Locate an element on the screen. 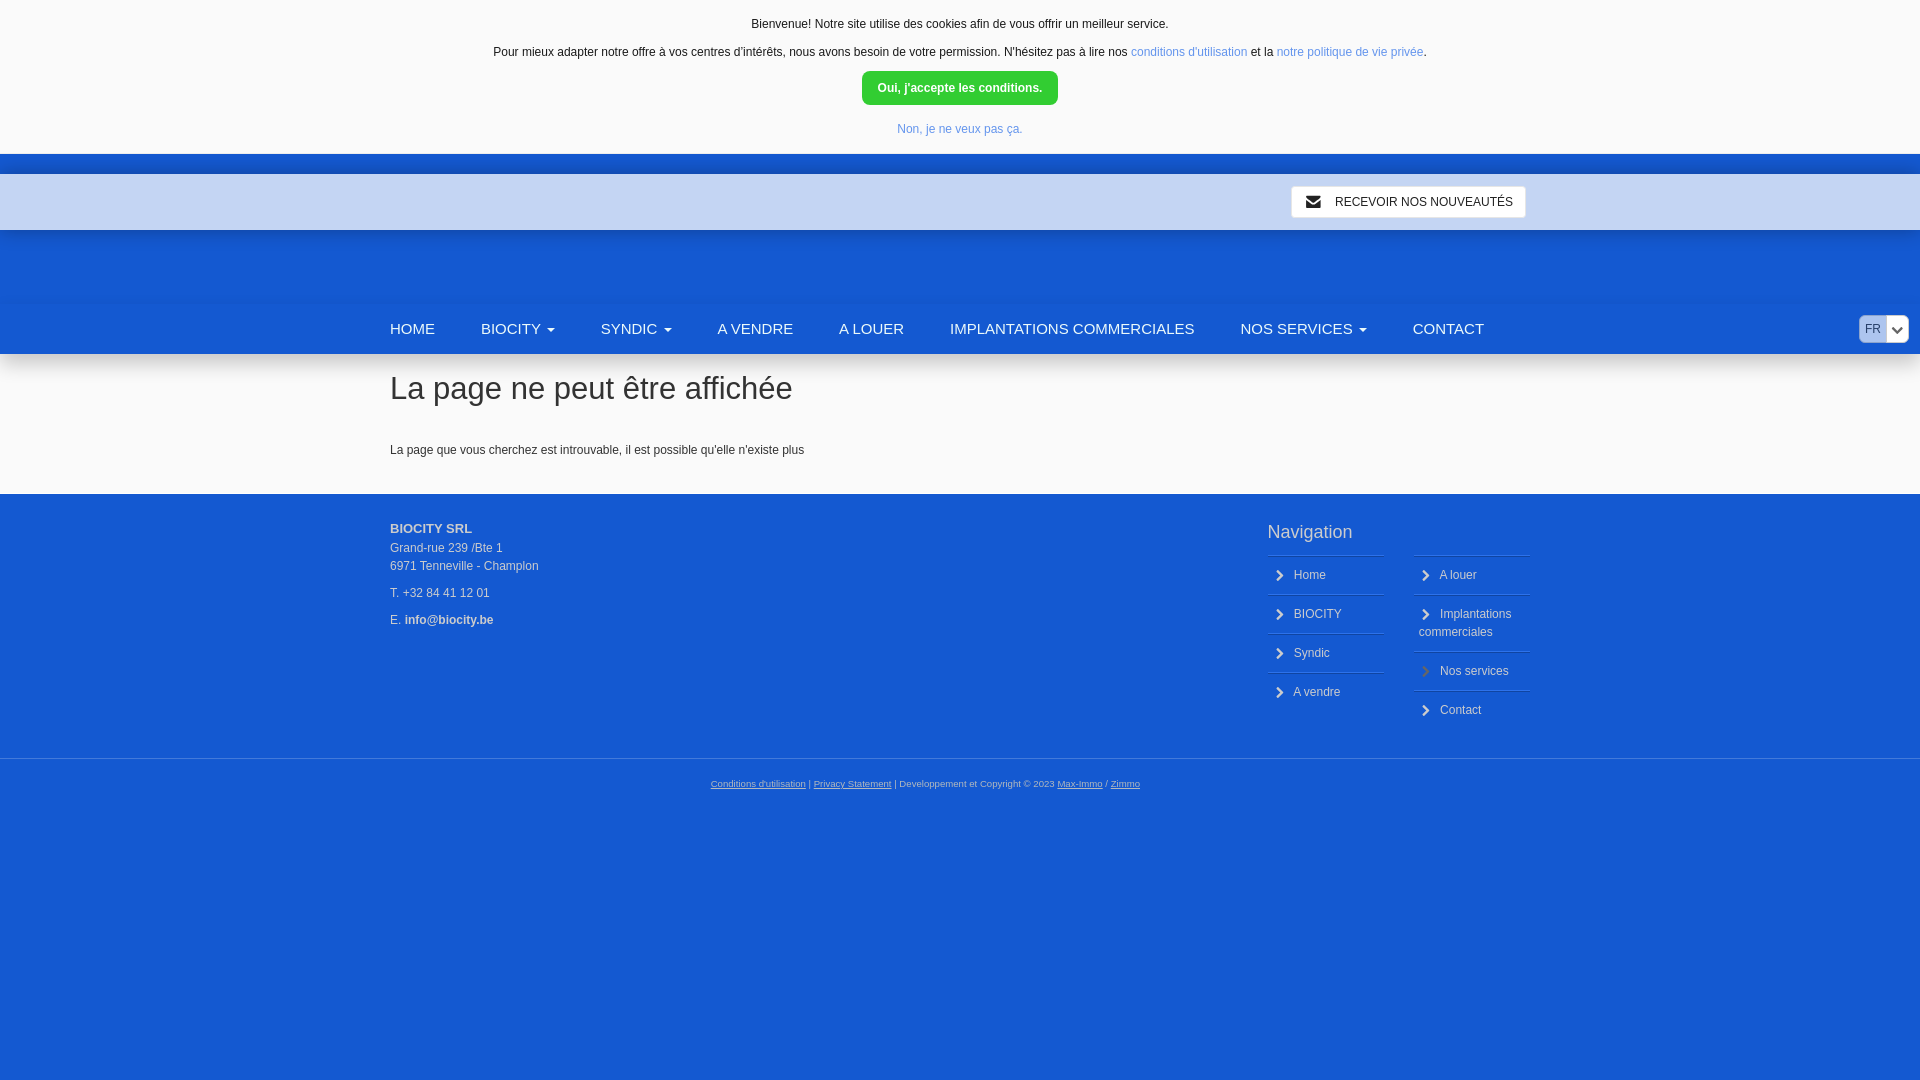  'BIOCITY' is located at coordinates (1325, 612).